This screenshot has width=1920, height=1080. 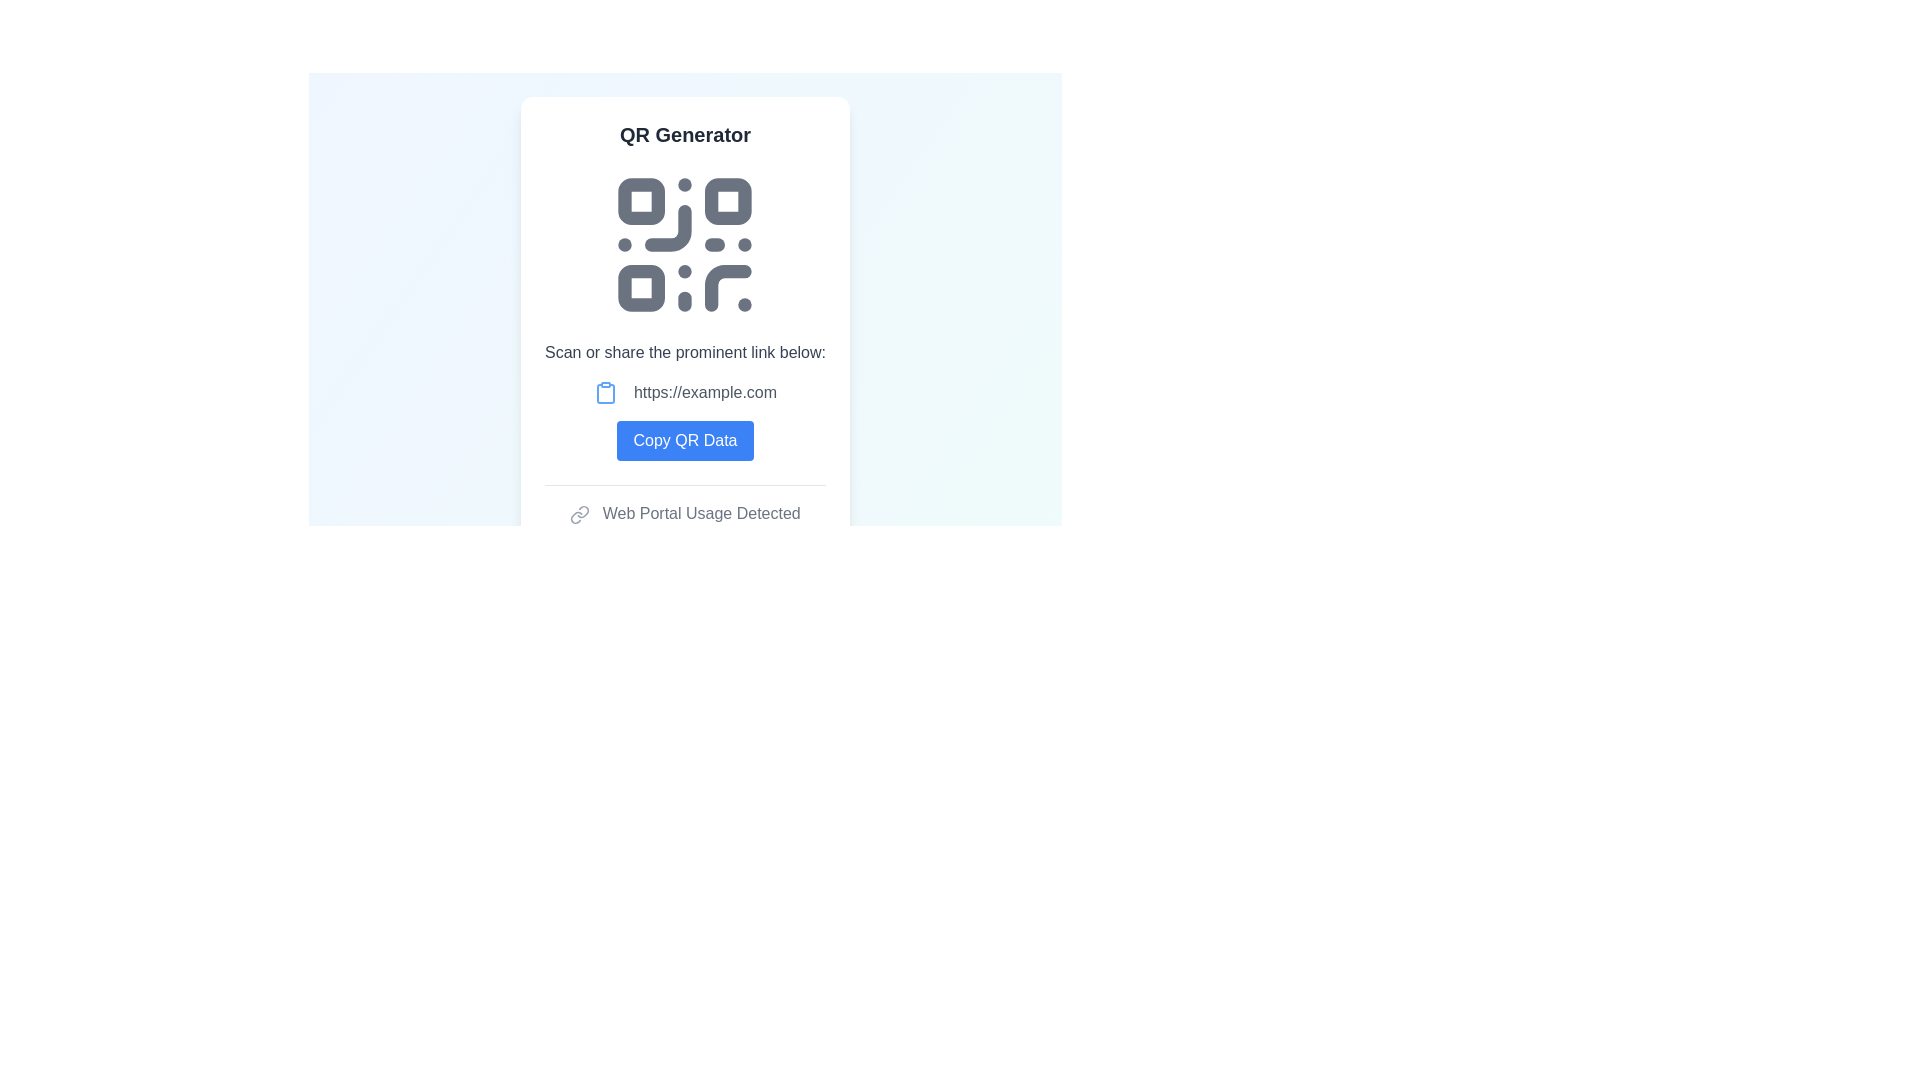 What do you see at coordinates (685, 512) in the screenshot?
I see `the informational text element located at the bottom of the 'QR Generator' card, directly below the 'Copy QR Data' button` at bounding box center [685, 512].